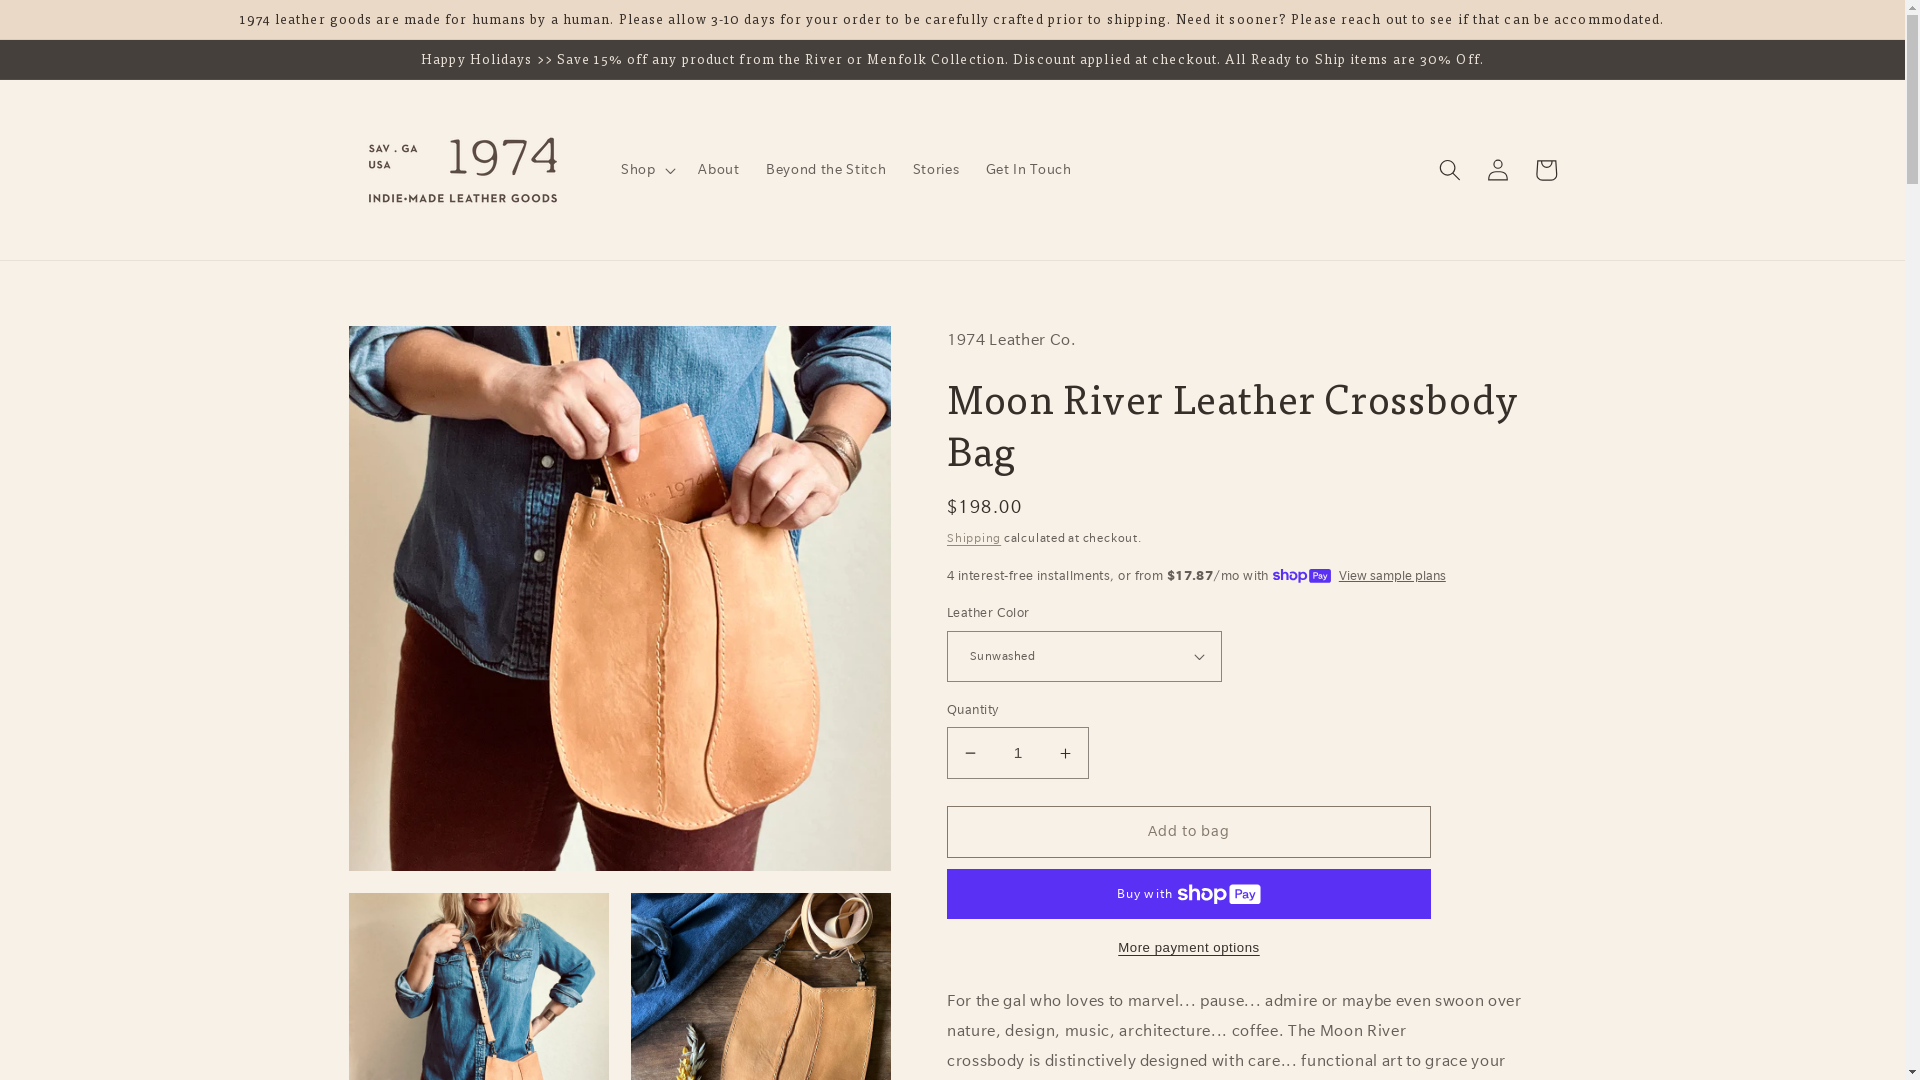 Image resolution: width=1920 pixels, height=1080 pixels. I want to click on 'About', so click(719, 168).